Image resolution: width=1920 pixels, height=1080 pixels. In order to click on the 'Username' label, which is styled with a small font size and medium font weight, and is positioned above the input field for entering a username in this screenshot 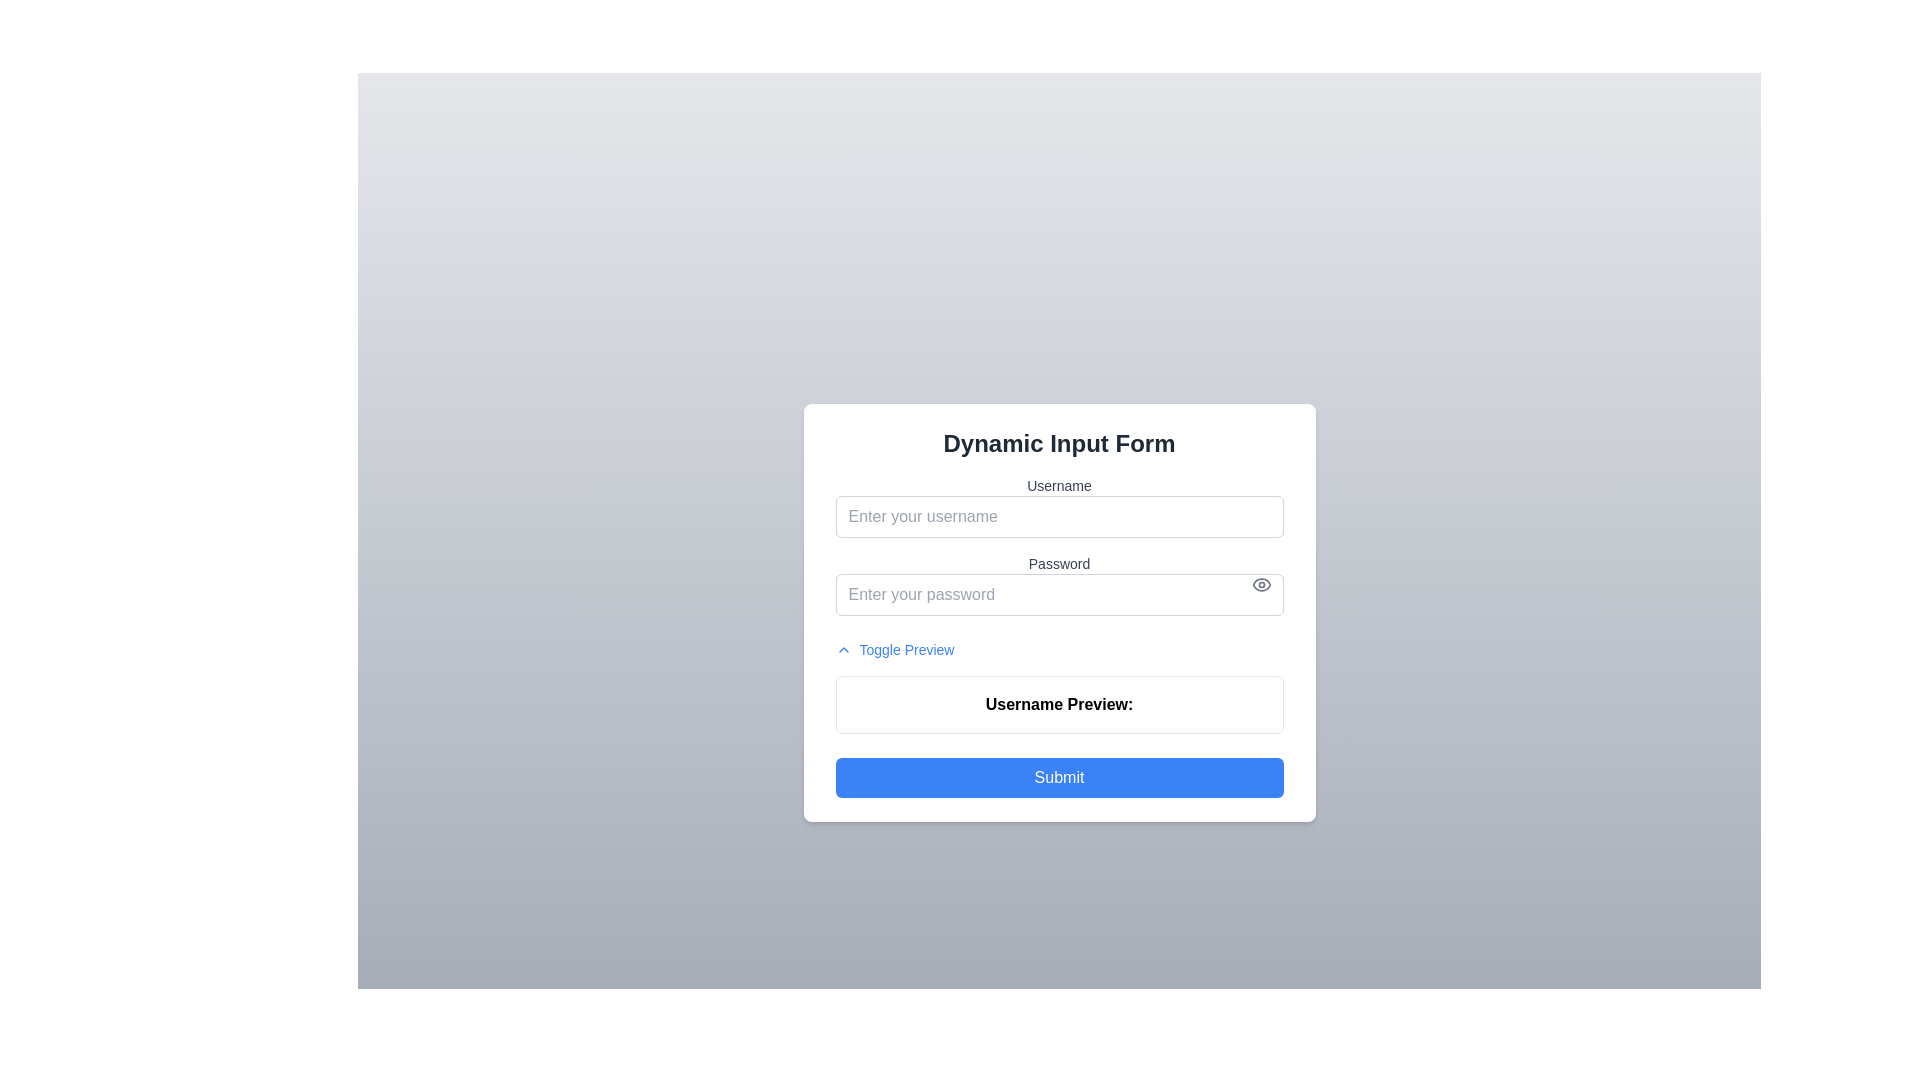, I will do `click(1058, 486)`.